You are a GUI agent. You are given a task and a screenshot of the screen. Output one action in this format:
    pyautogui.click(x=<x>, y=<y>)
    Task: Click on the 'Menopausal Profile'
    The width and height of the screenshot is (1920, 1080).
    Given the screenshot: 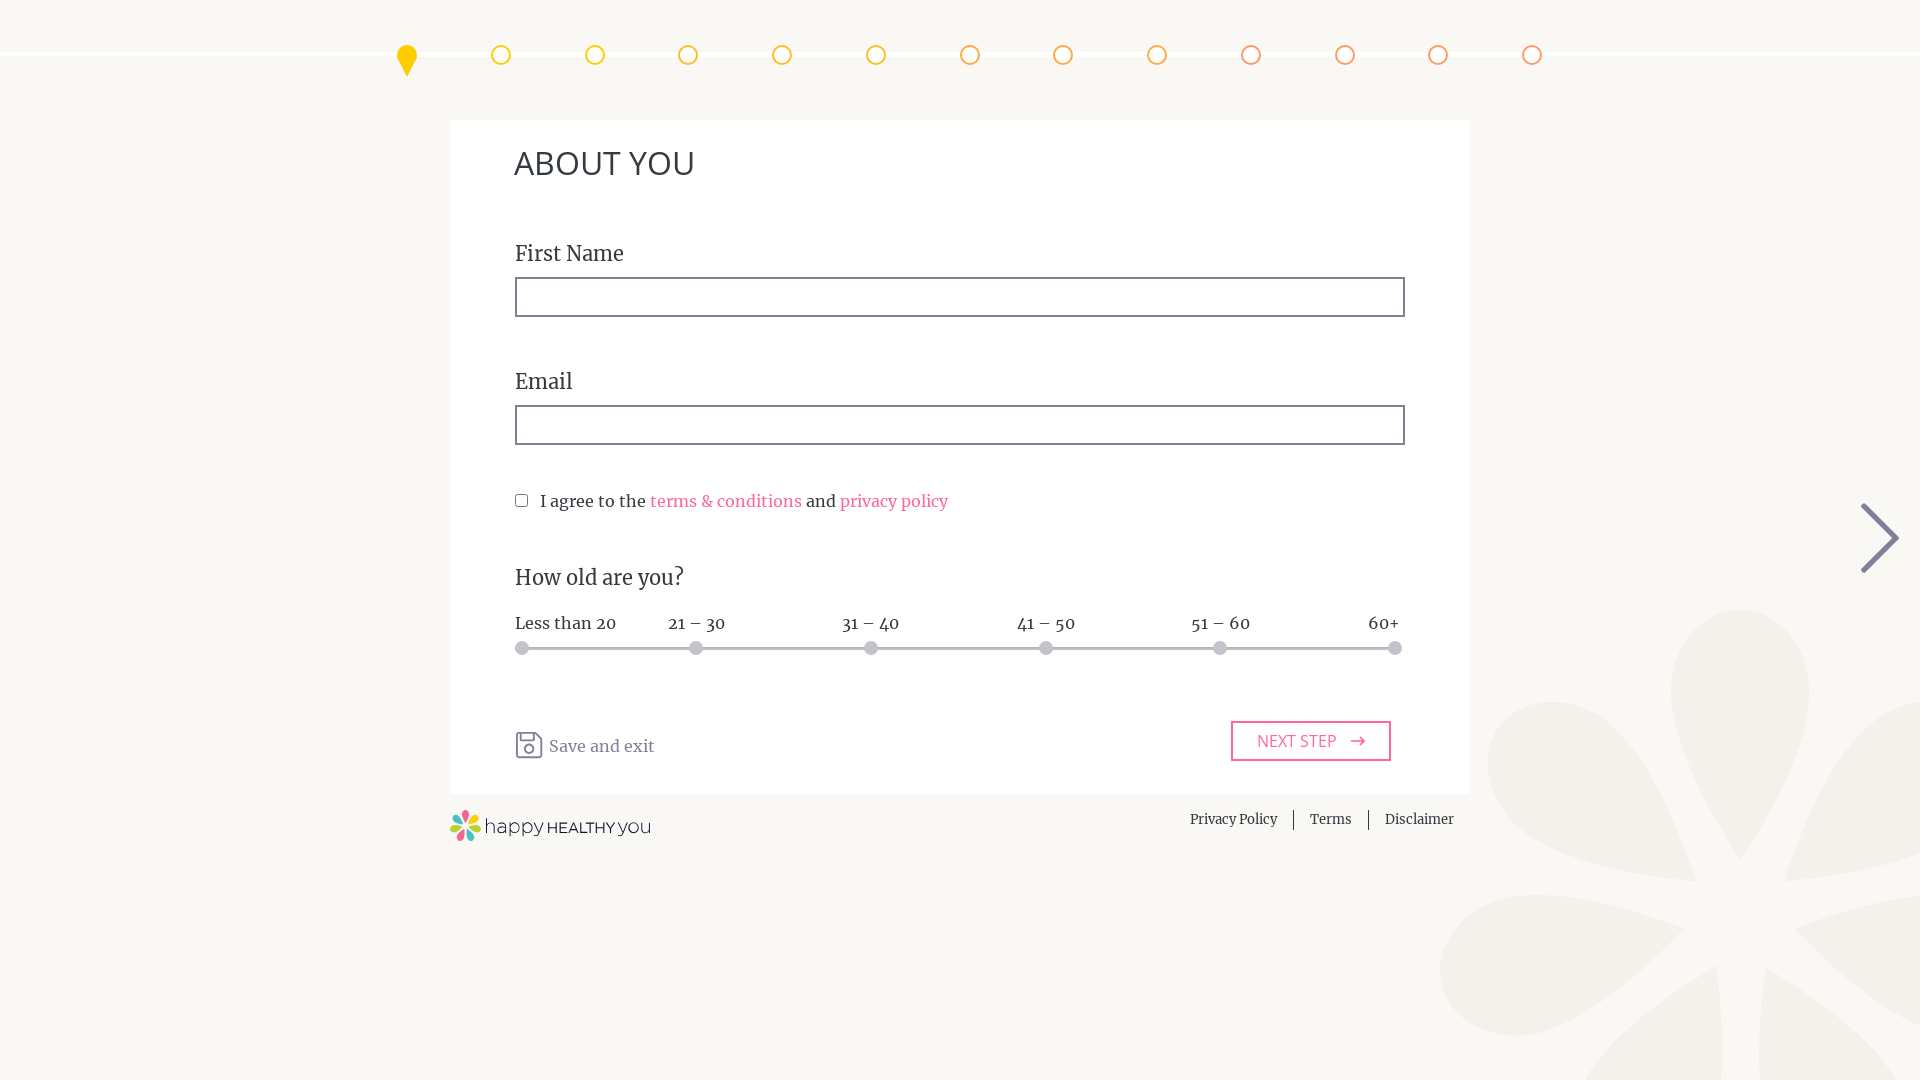 What is the action you would take?
    pyautogui.click(x=969, y=53)
    